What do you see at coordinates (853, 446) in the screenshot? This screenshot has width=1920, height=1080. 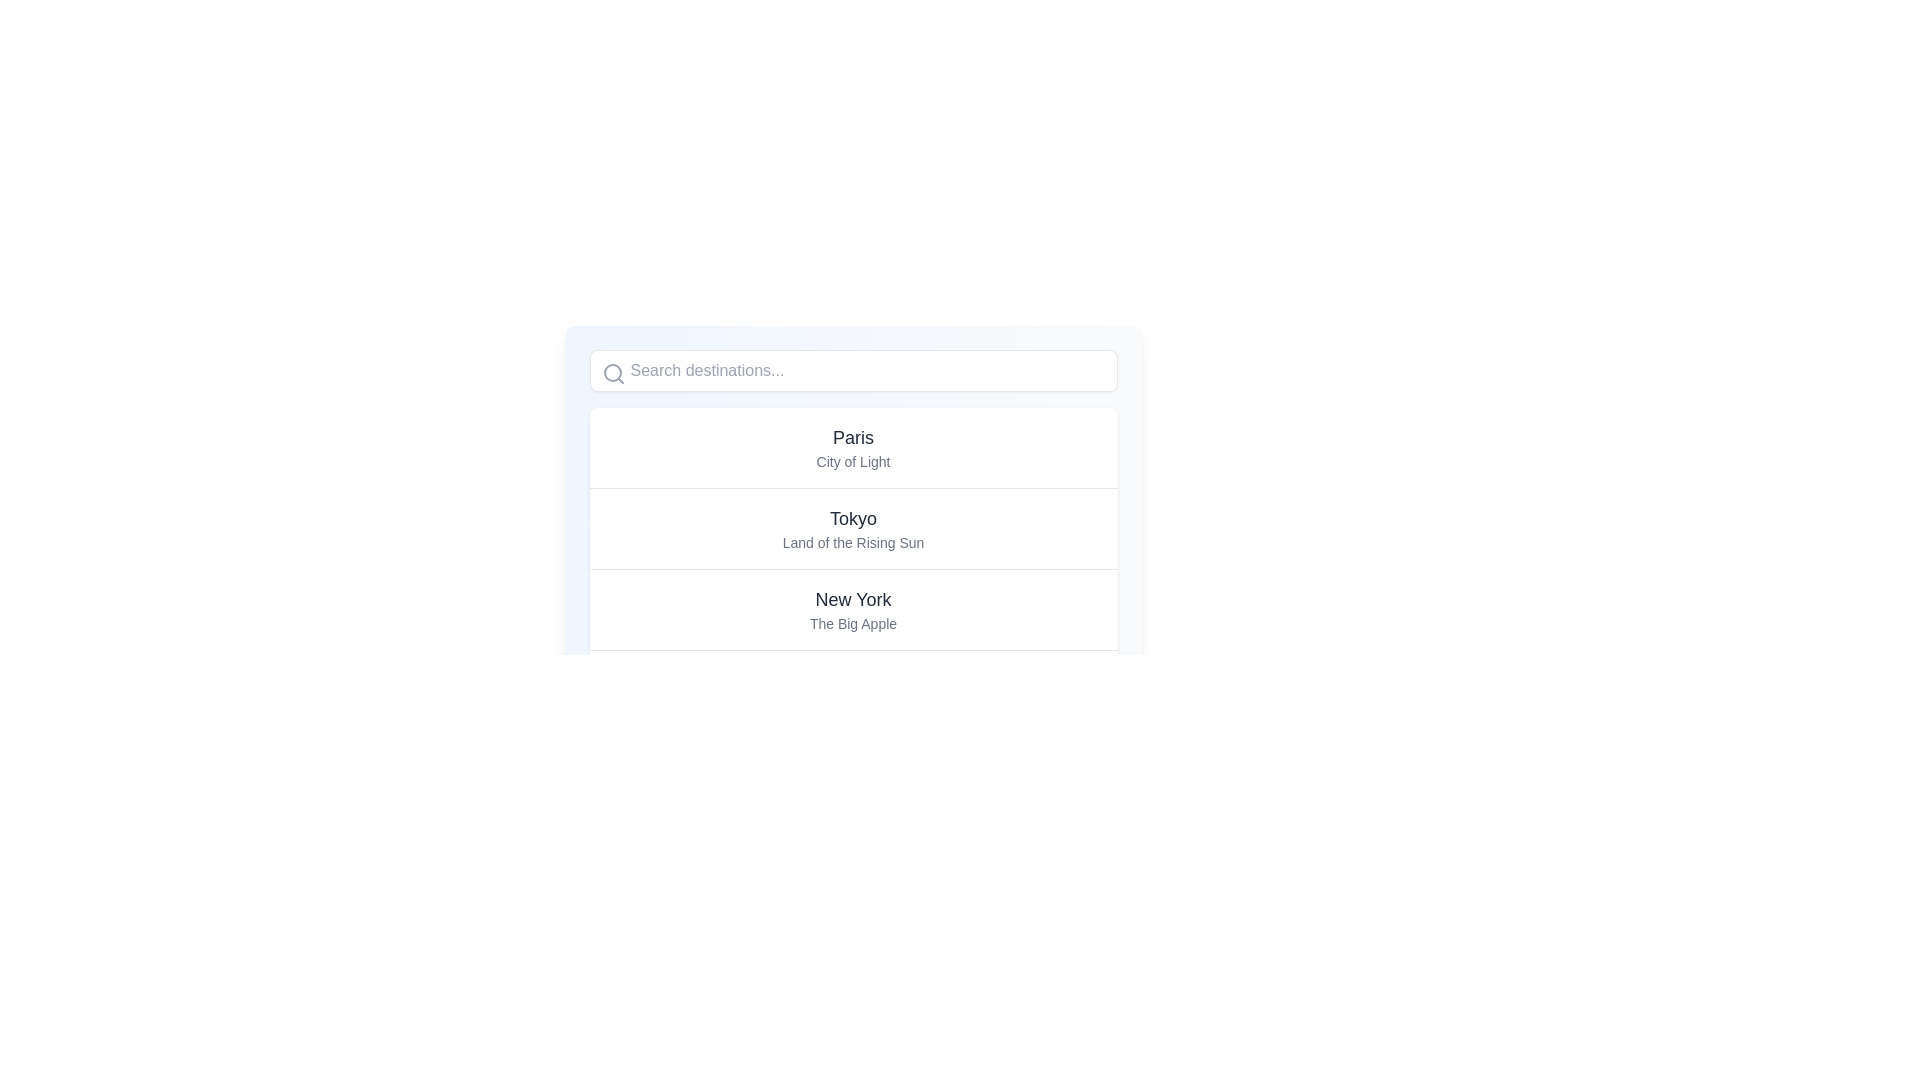 I see `the first clickable list item representing the city 'Paris'` at bounding box center [853, 446].